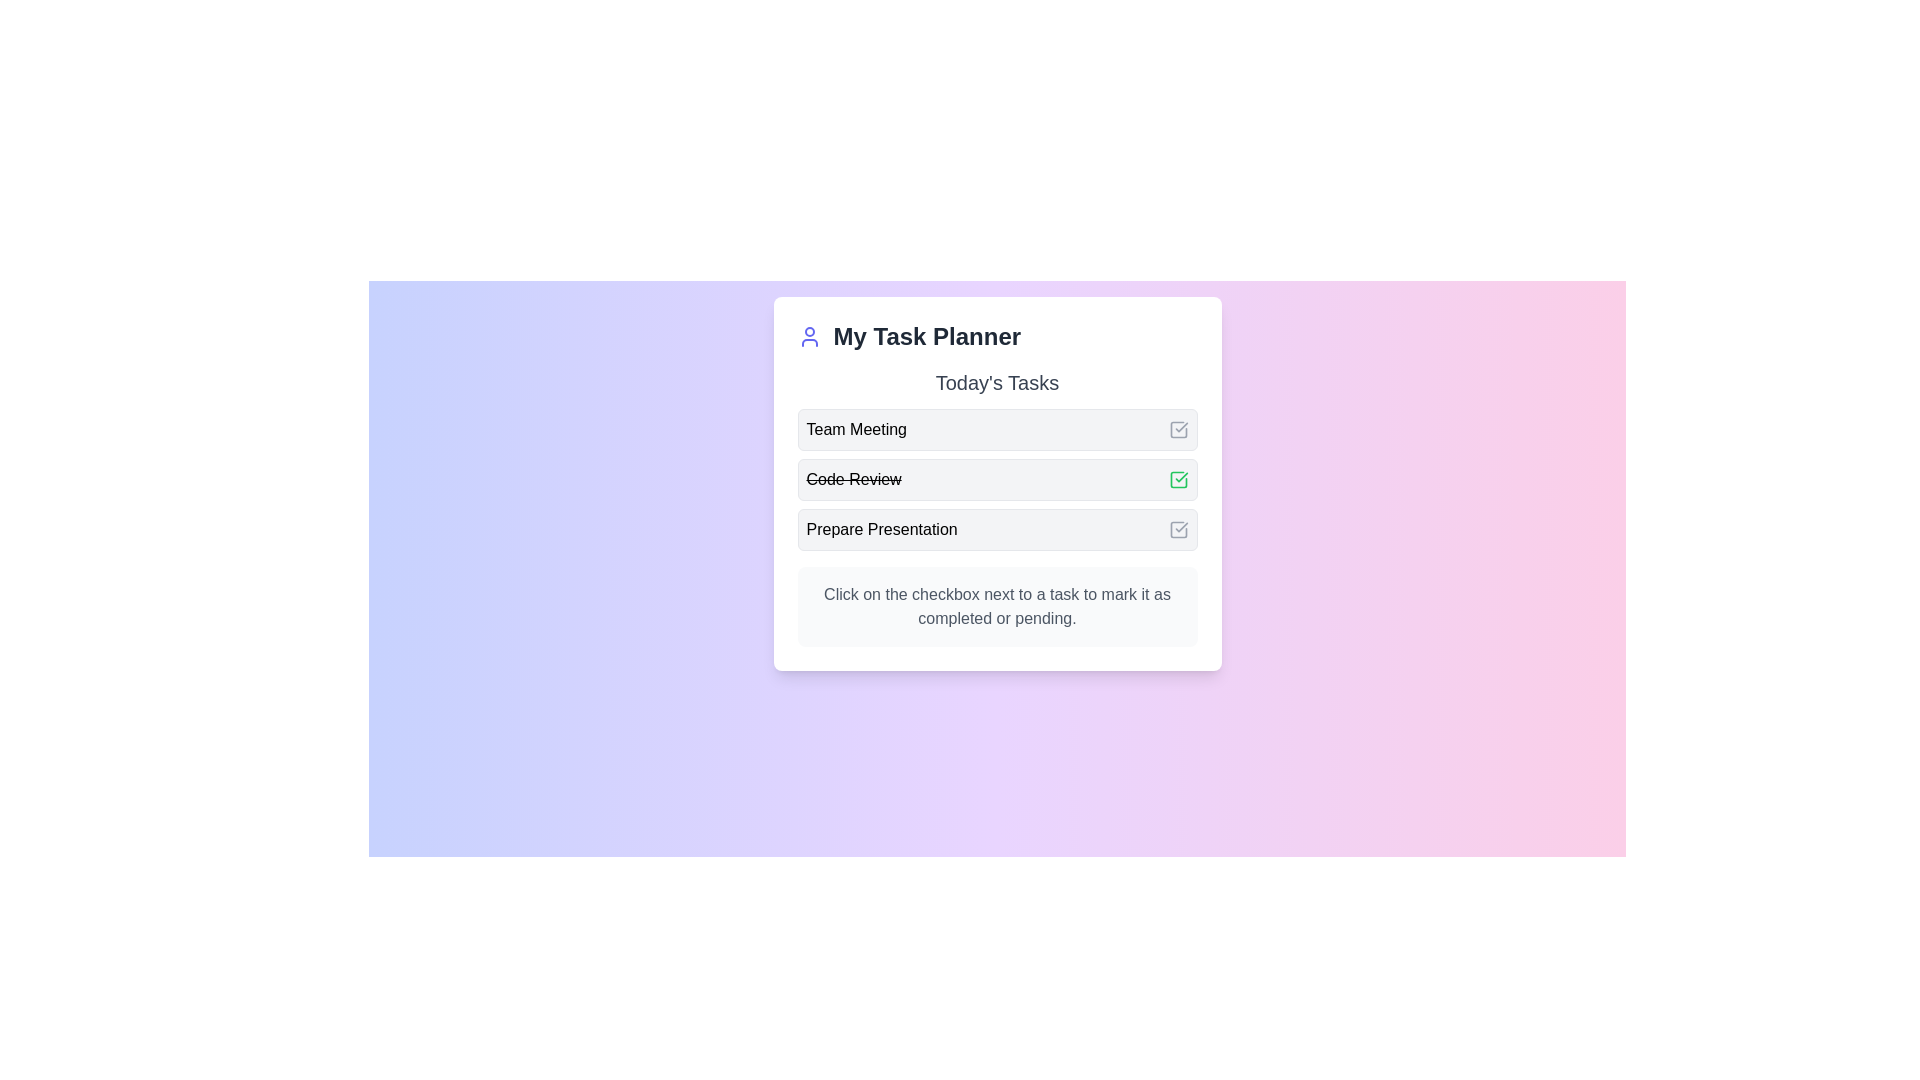 This screenshot has height=1080, width=1920. Describe the element at coordinates (854, 479) in the screenshot. I see `the completed task text label in the 'Today's Tasks' section of 'My Task Planner', which is styled with a strike-through to indicate its status as done` at that location.